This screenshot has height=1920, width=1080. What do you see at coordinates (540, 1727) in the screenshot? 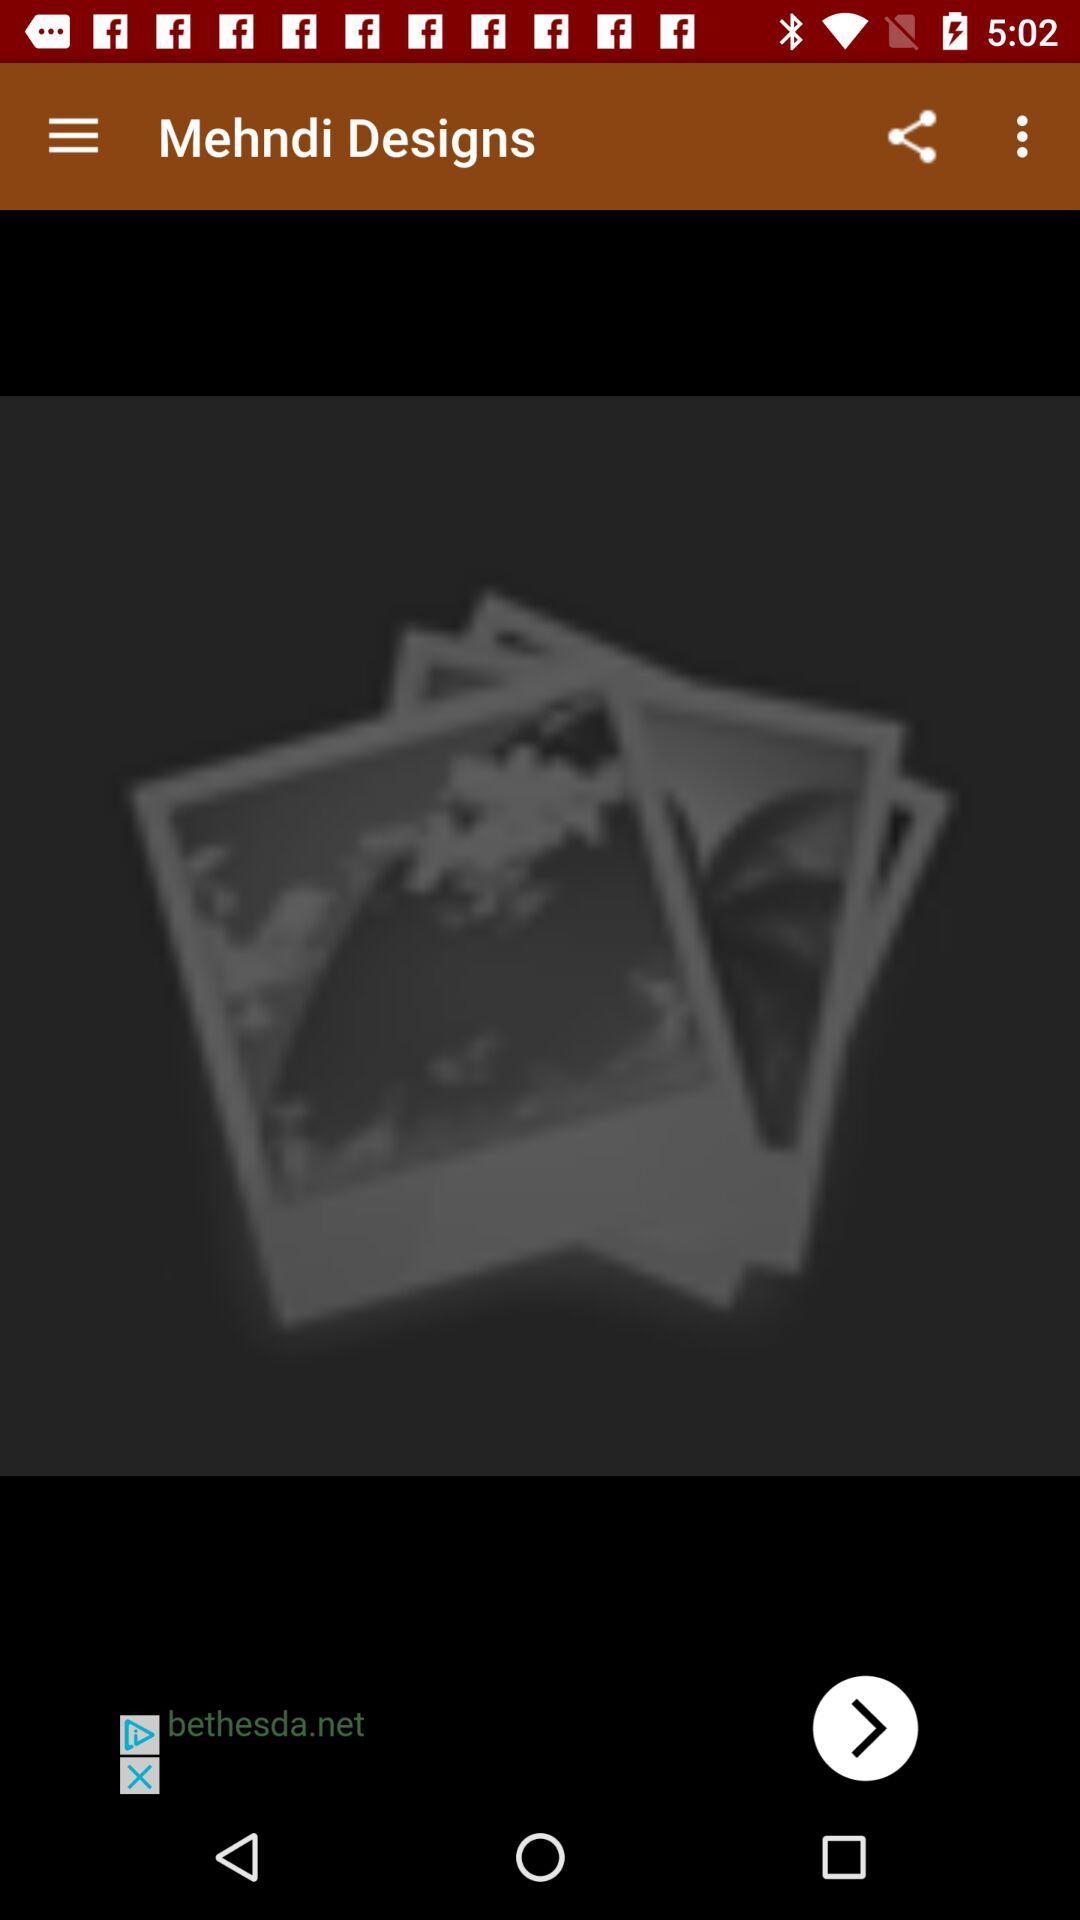
I see `redirects you to offer page` at bounding box center [540, 1727].